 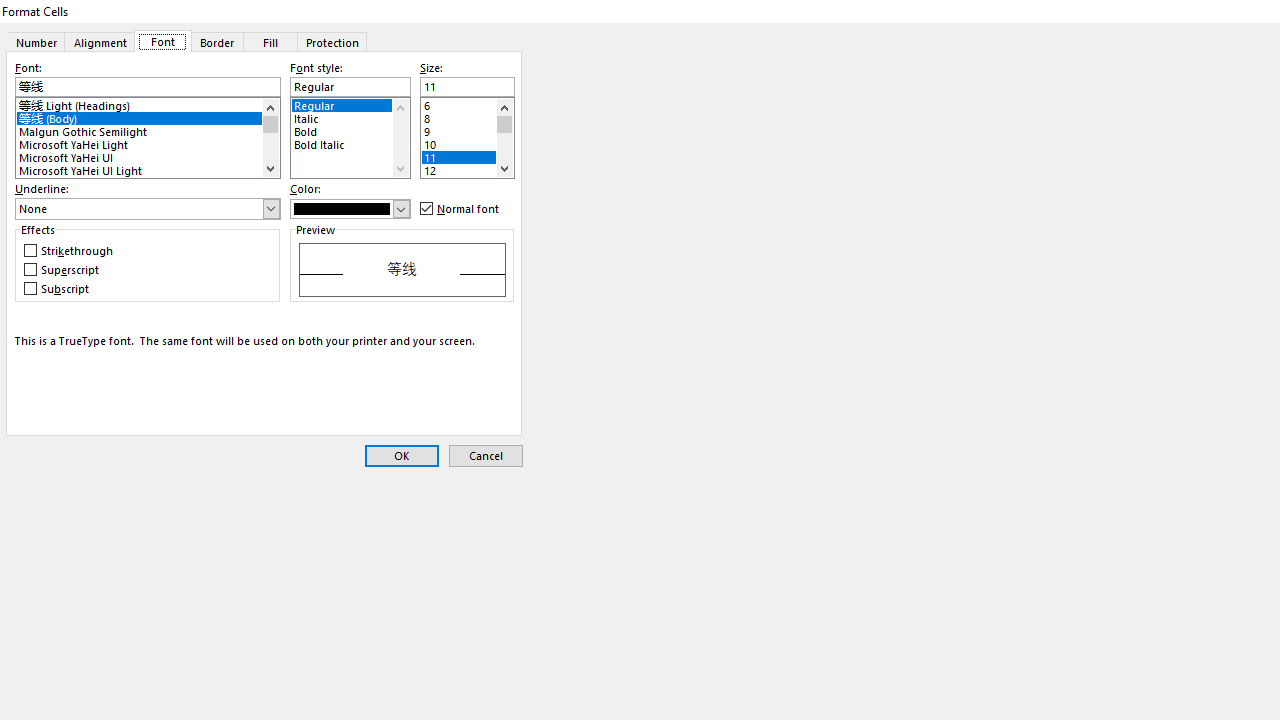 What do you see at coordinates (147, 209) in the screenshot?
I see `'Underline:'` at bounding box center [147, 209].